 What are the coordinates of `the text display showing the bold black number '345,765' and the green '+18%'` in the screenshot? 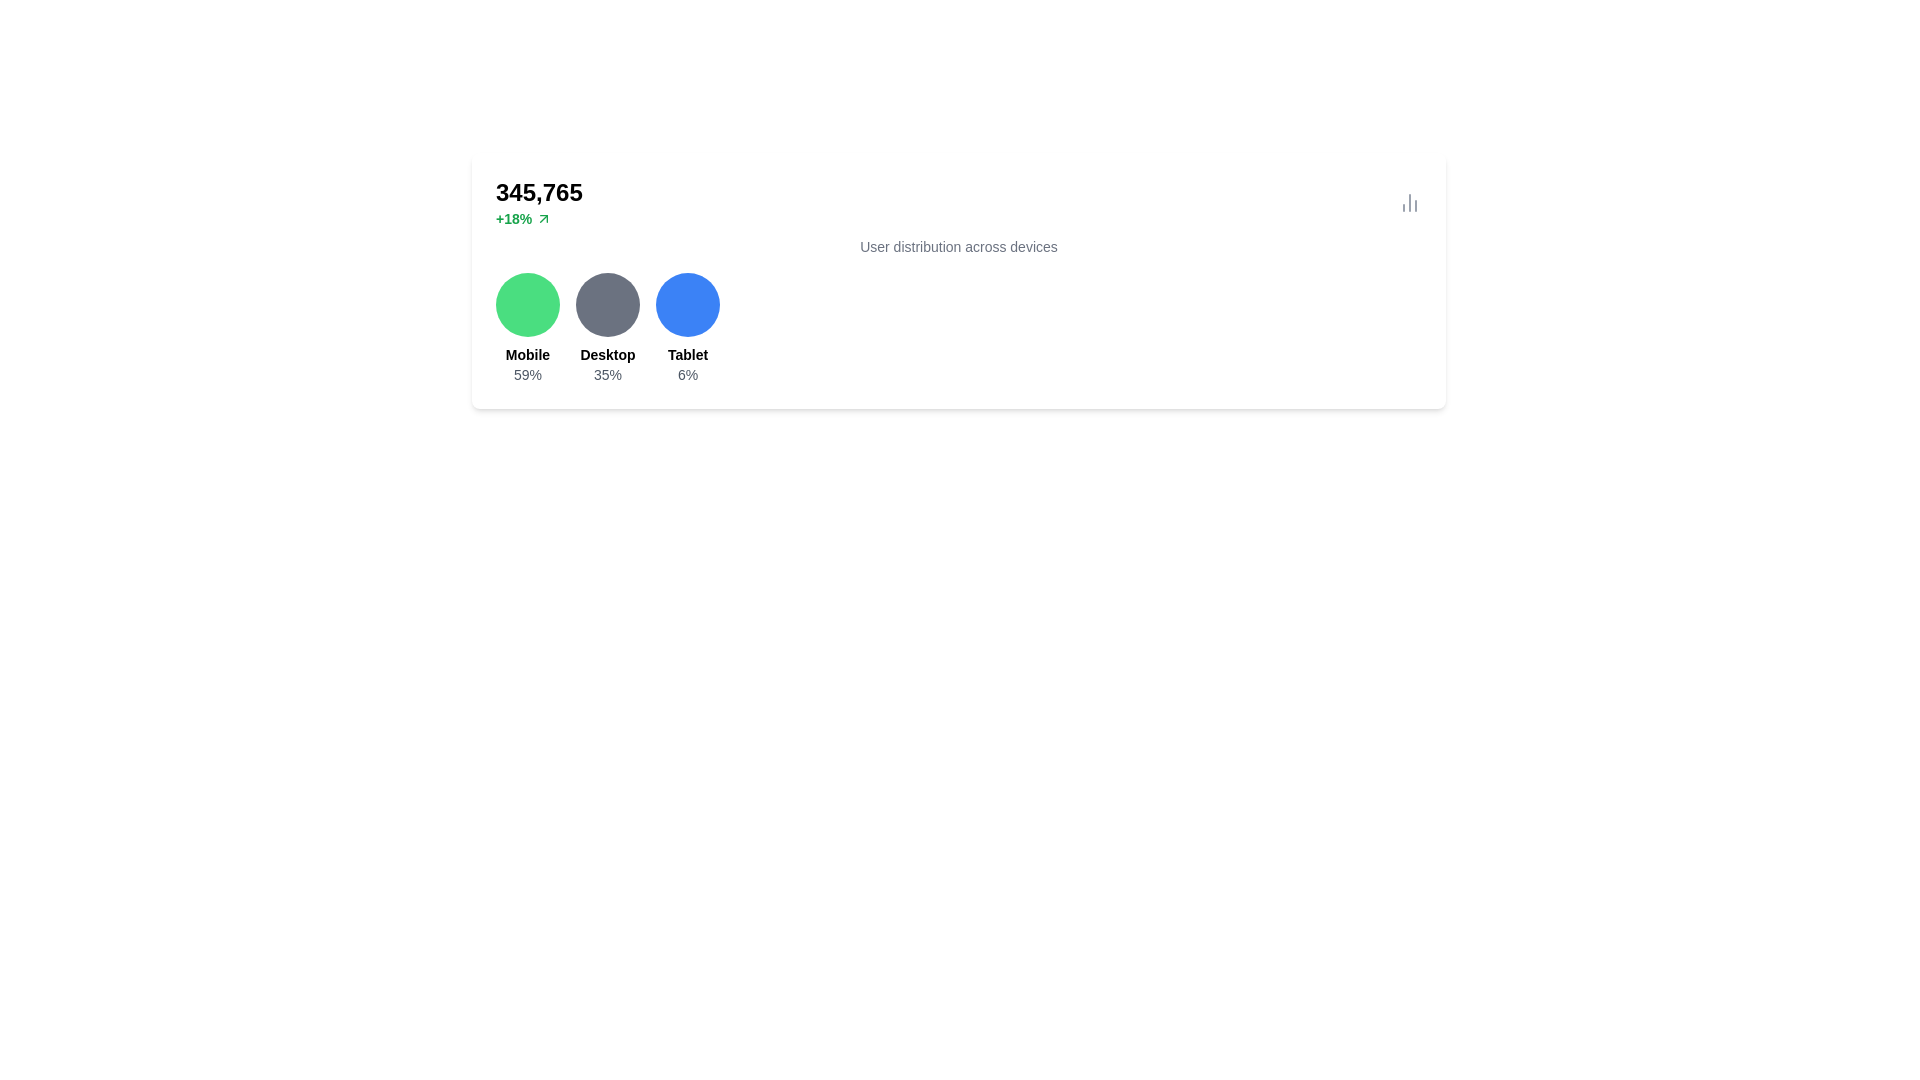 It's located at (539, 203).